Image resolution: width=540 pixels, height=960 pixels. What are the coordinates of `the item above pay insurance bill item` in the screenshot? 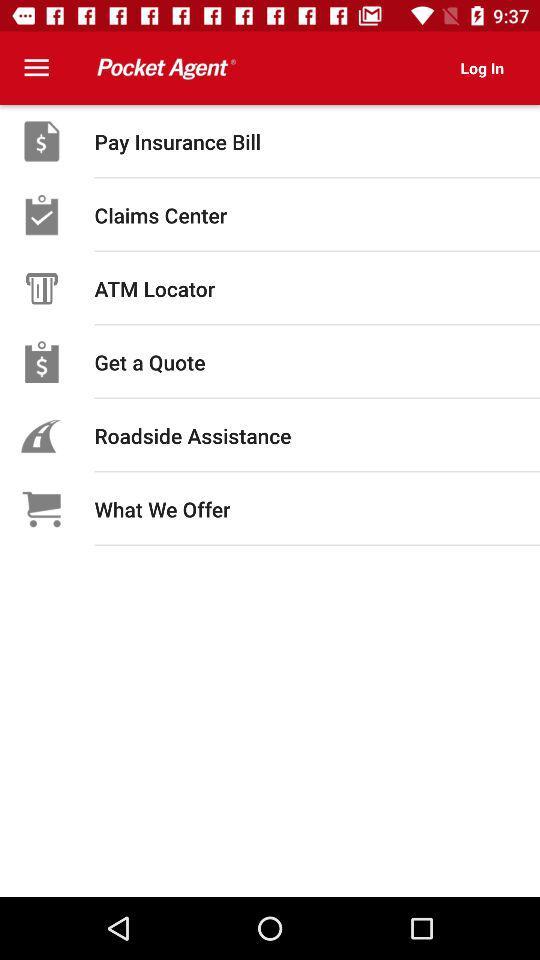 It's located at (481, 68).